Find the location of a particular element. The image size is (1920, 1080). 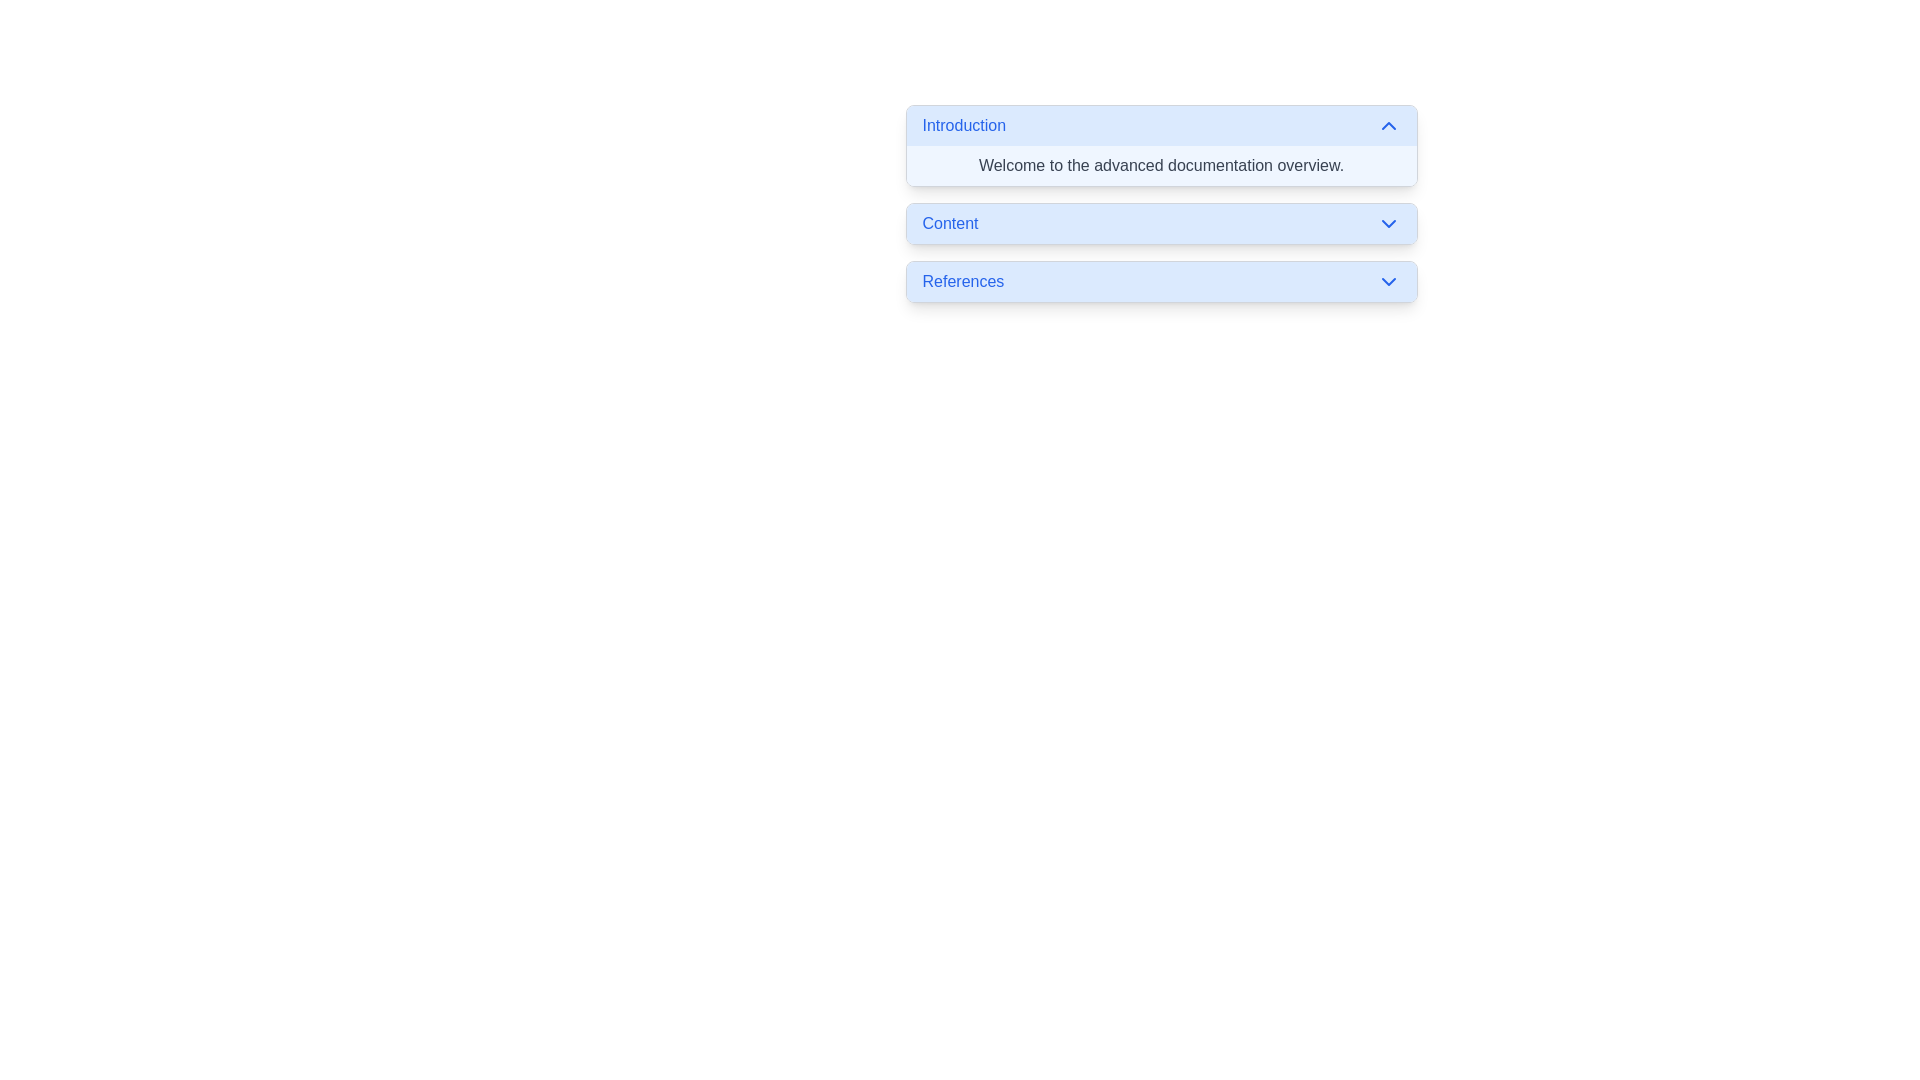

the text label located at the top-left corner of a horizontal blue bar that serves as a title for a section or expandable content area is located at coordinates (964, 126).